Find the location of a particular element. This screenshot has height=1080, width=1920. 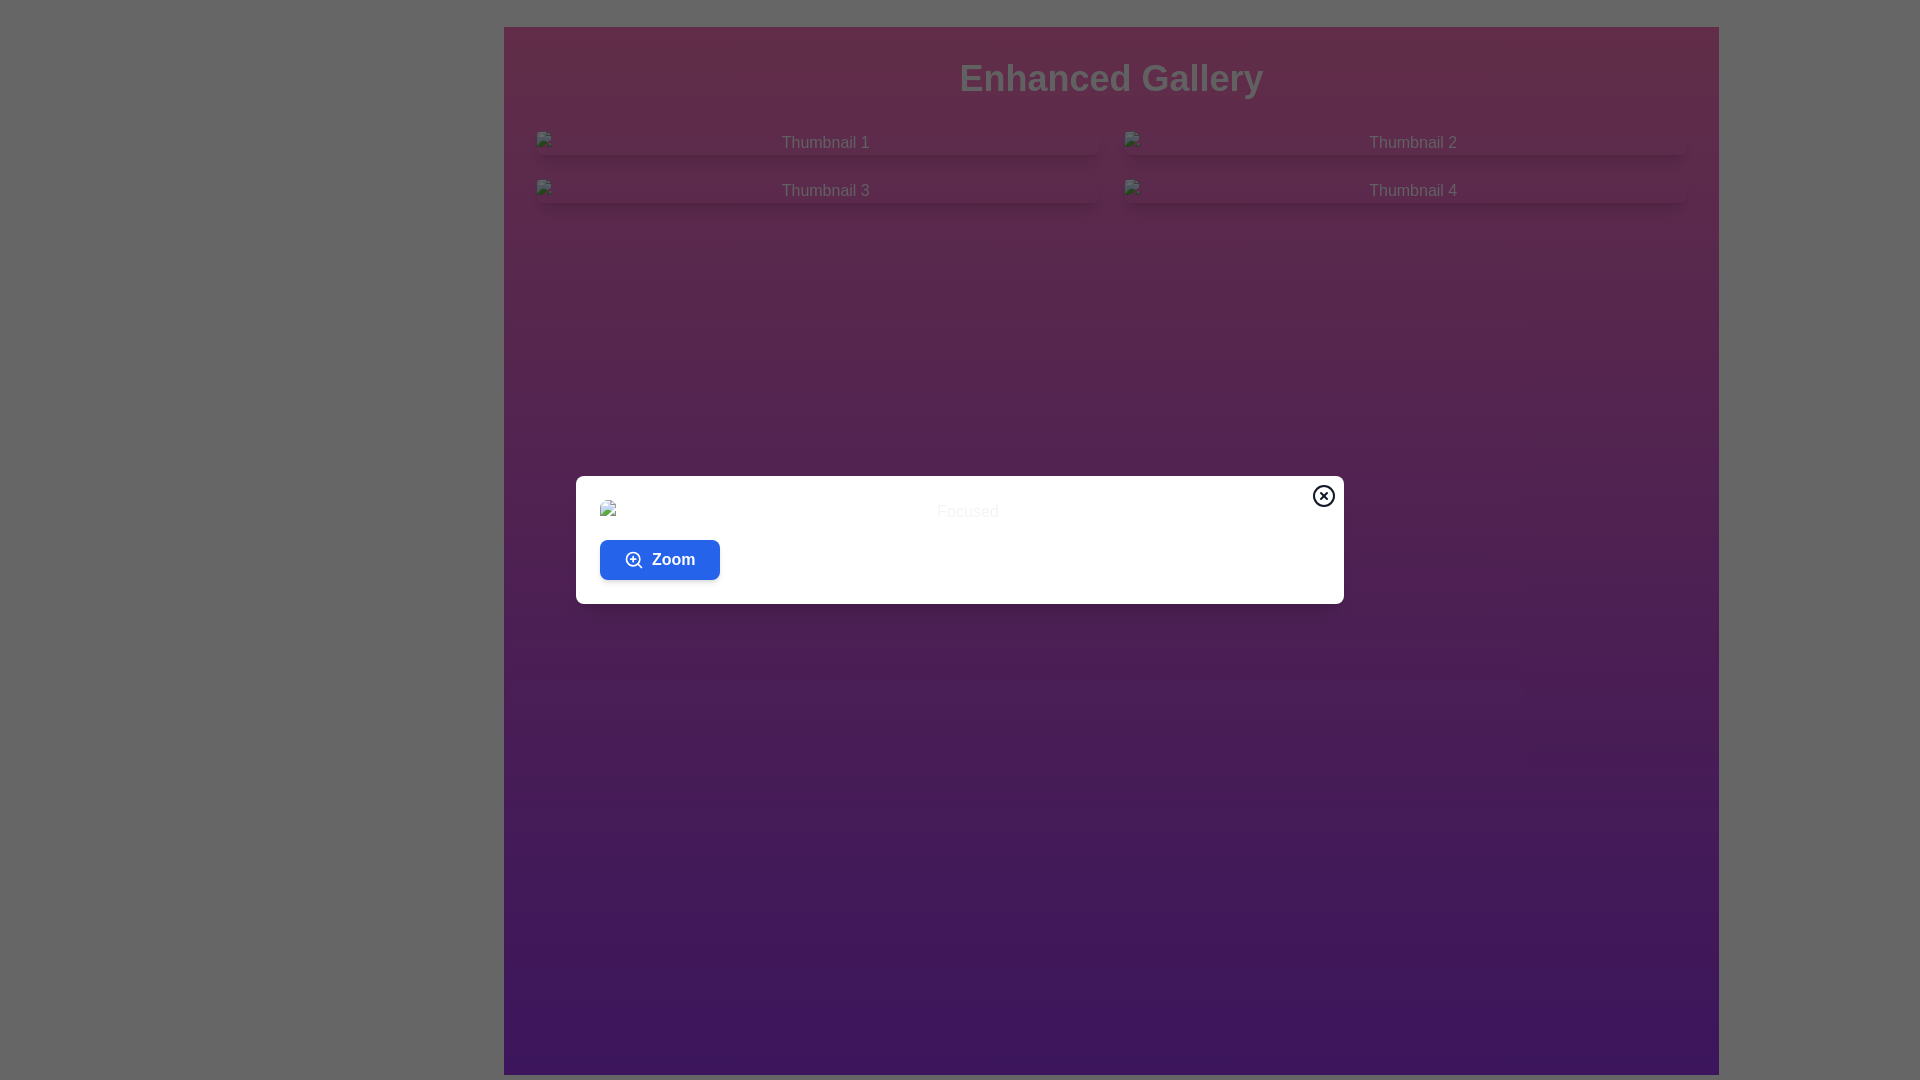

the magnifying glass icon embedded within the blue 'Zoom' button is located at coordinates (632, 559).